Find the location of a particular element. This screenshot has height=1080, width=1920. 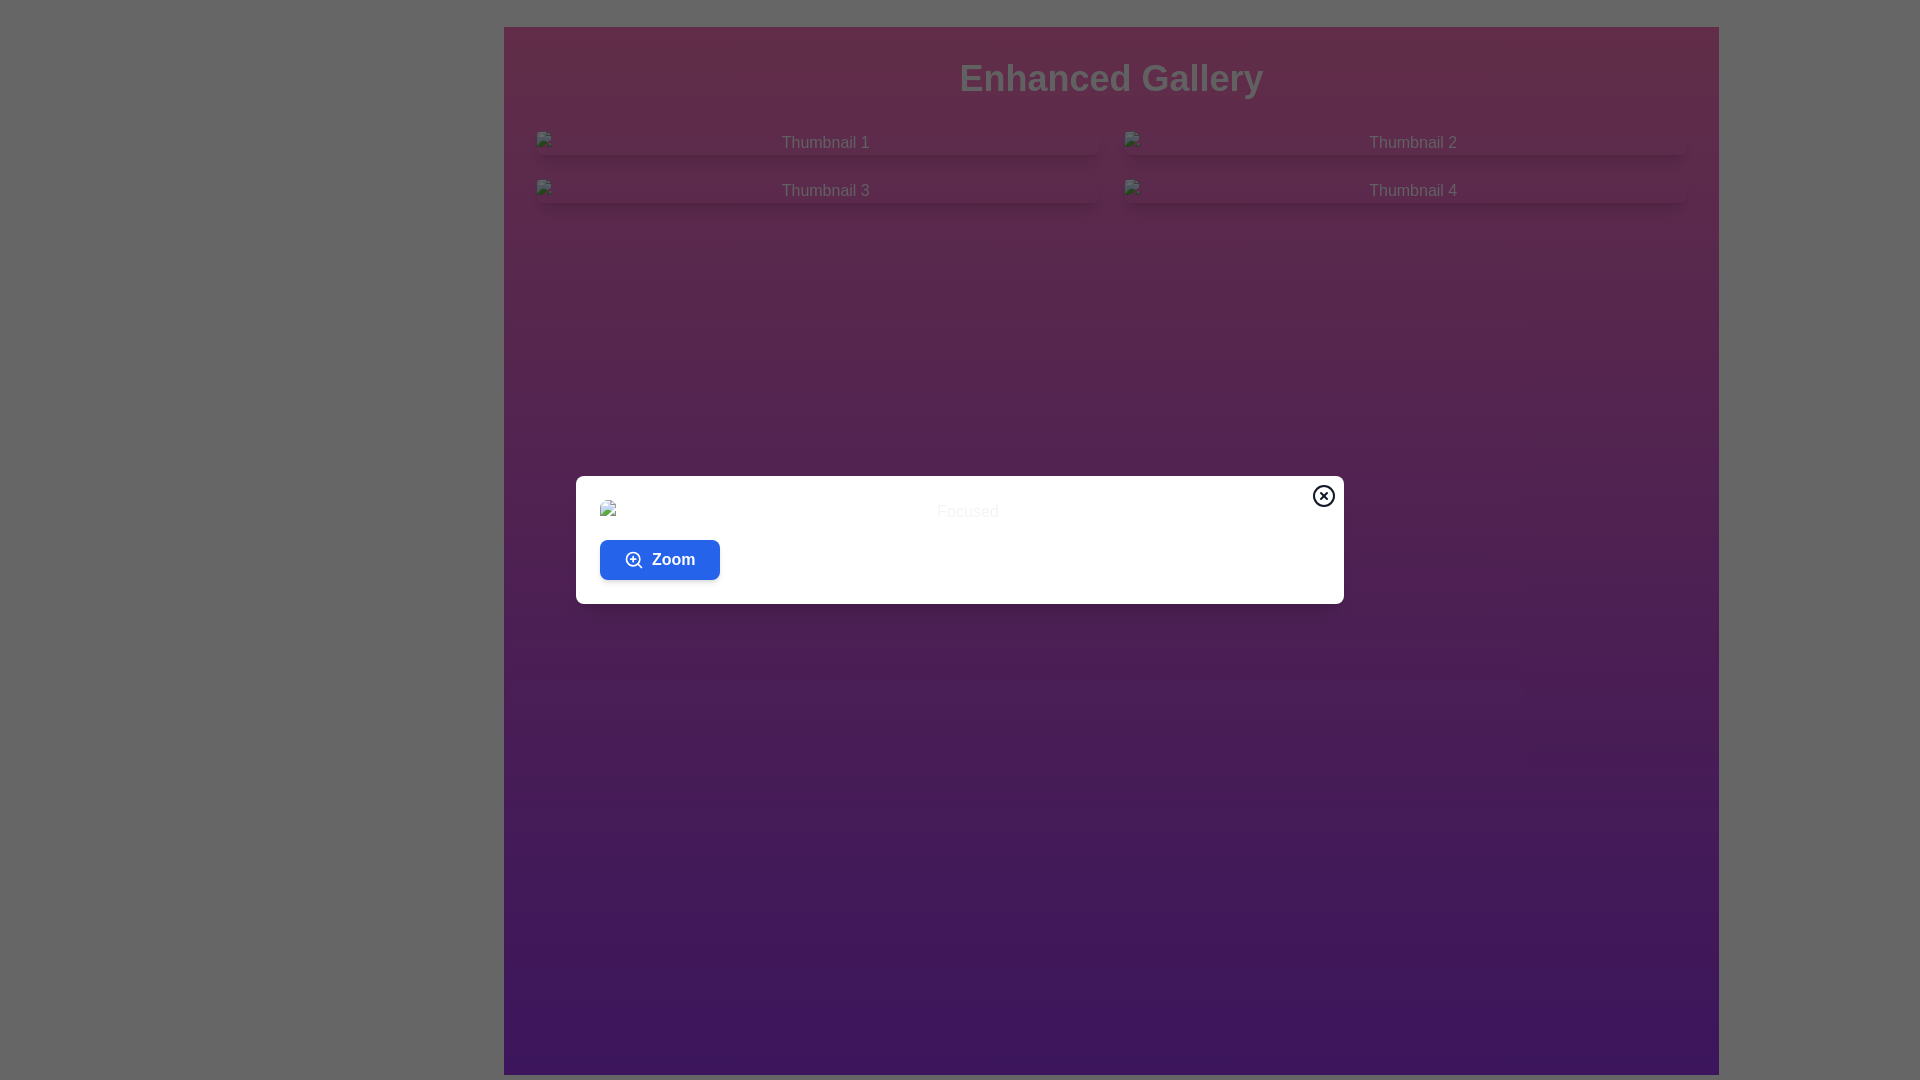

the magnifying glass icon embedded within the blue 'Zoom' button is located at coordinates (632, 559).